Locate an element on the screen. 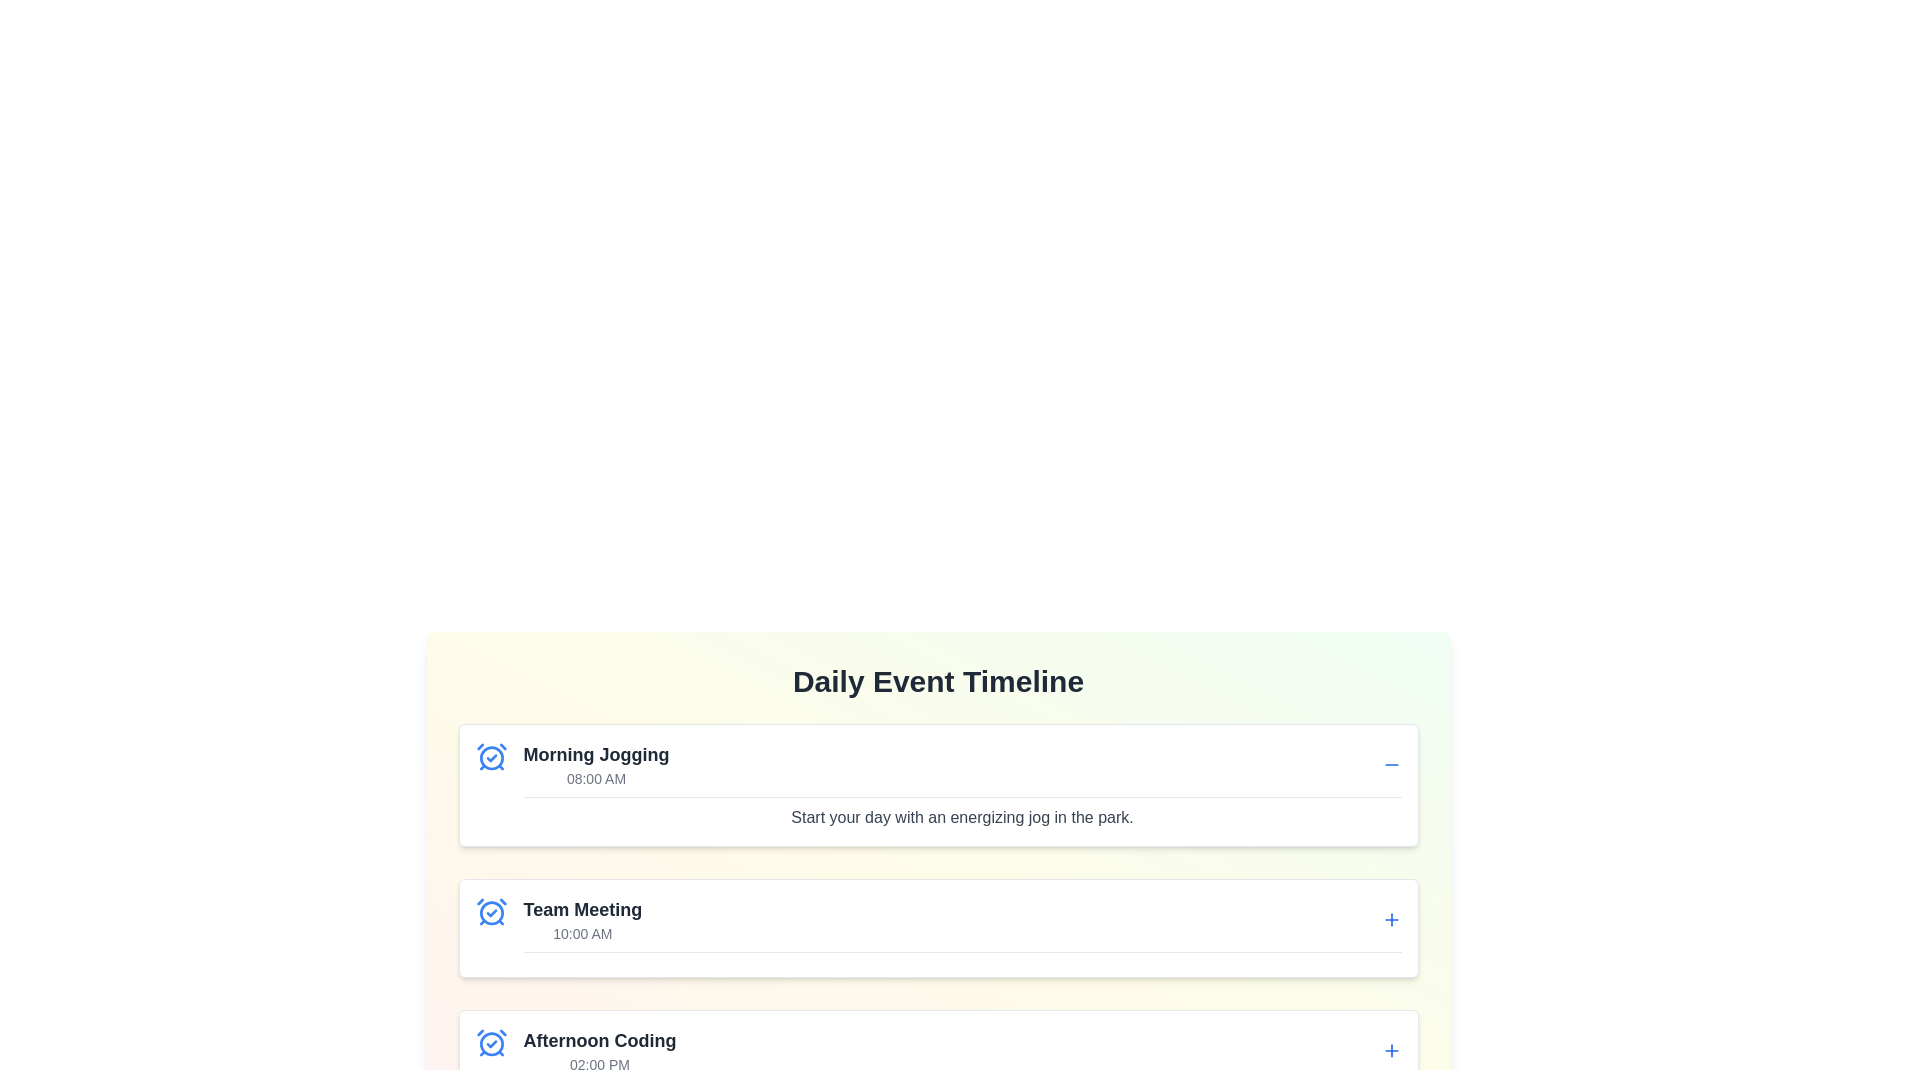  properties of the Text Label displaying the title of the scheduled 'Team Meeting' event, which is located above the '10:00 AM' text in the vertical timeline interface is located at coordinates (581, 910).